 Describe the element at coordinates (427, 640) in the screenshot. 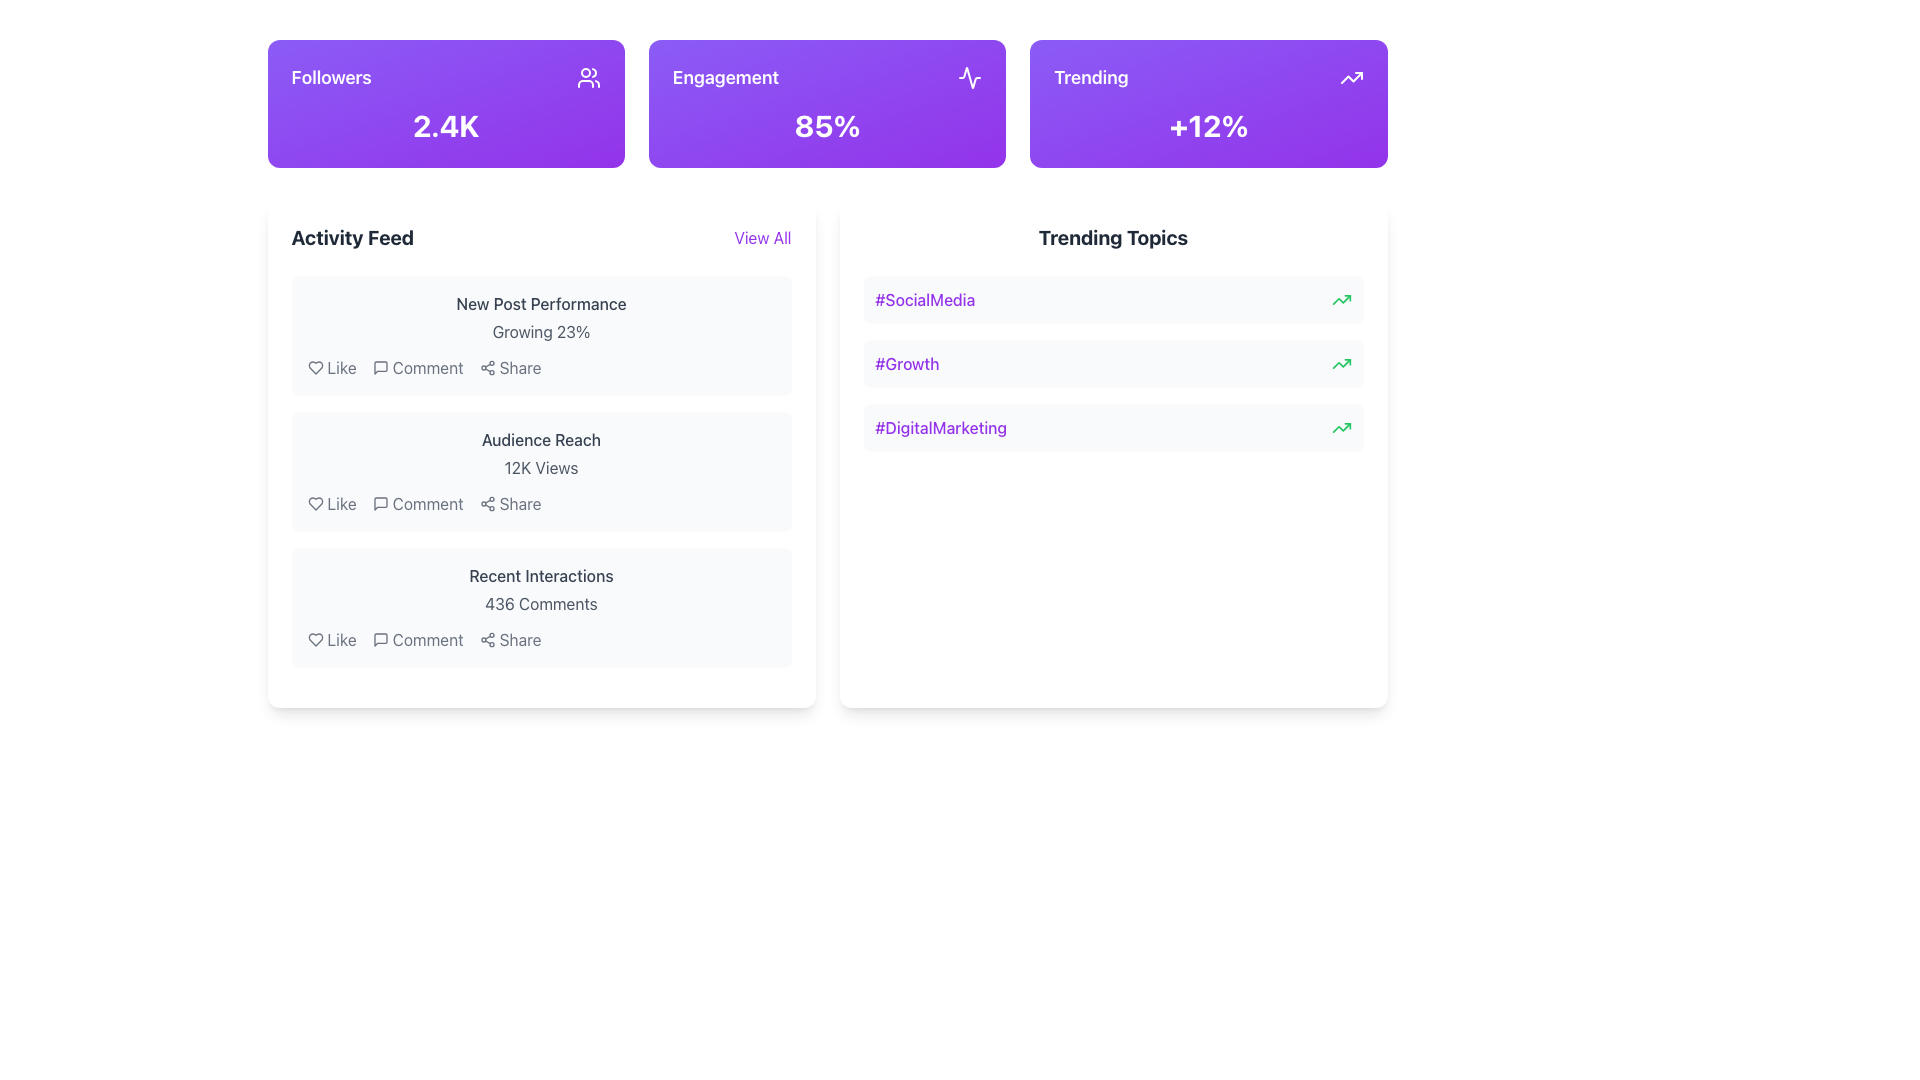

I see `the 'Comment' button in gray font located in the third card of the 'Activity Feed' section to initiate commenting` at that location.